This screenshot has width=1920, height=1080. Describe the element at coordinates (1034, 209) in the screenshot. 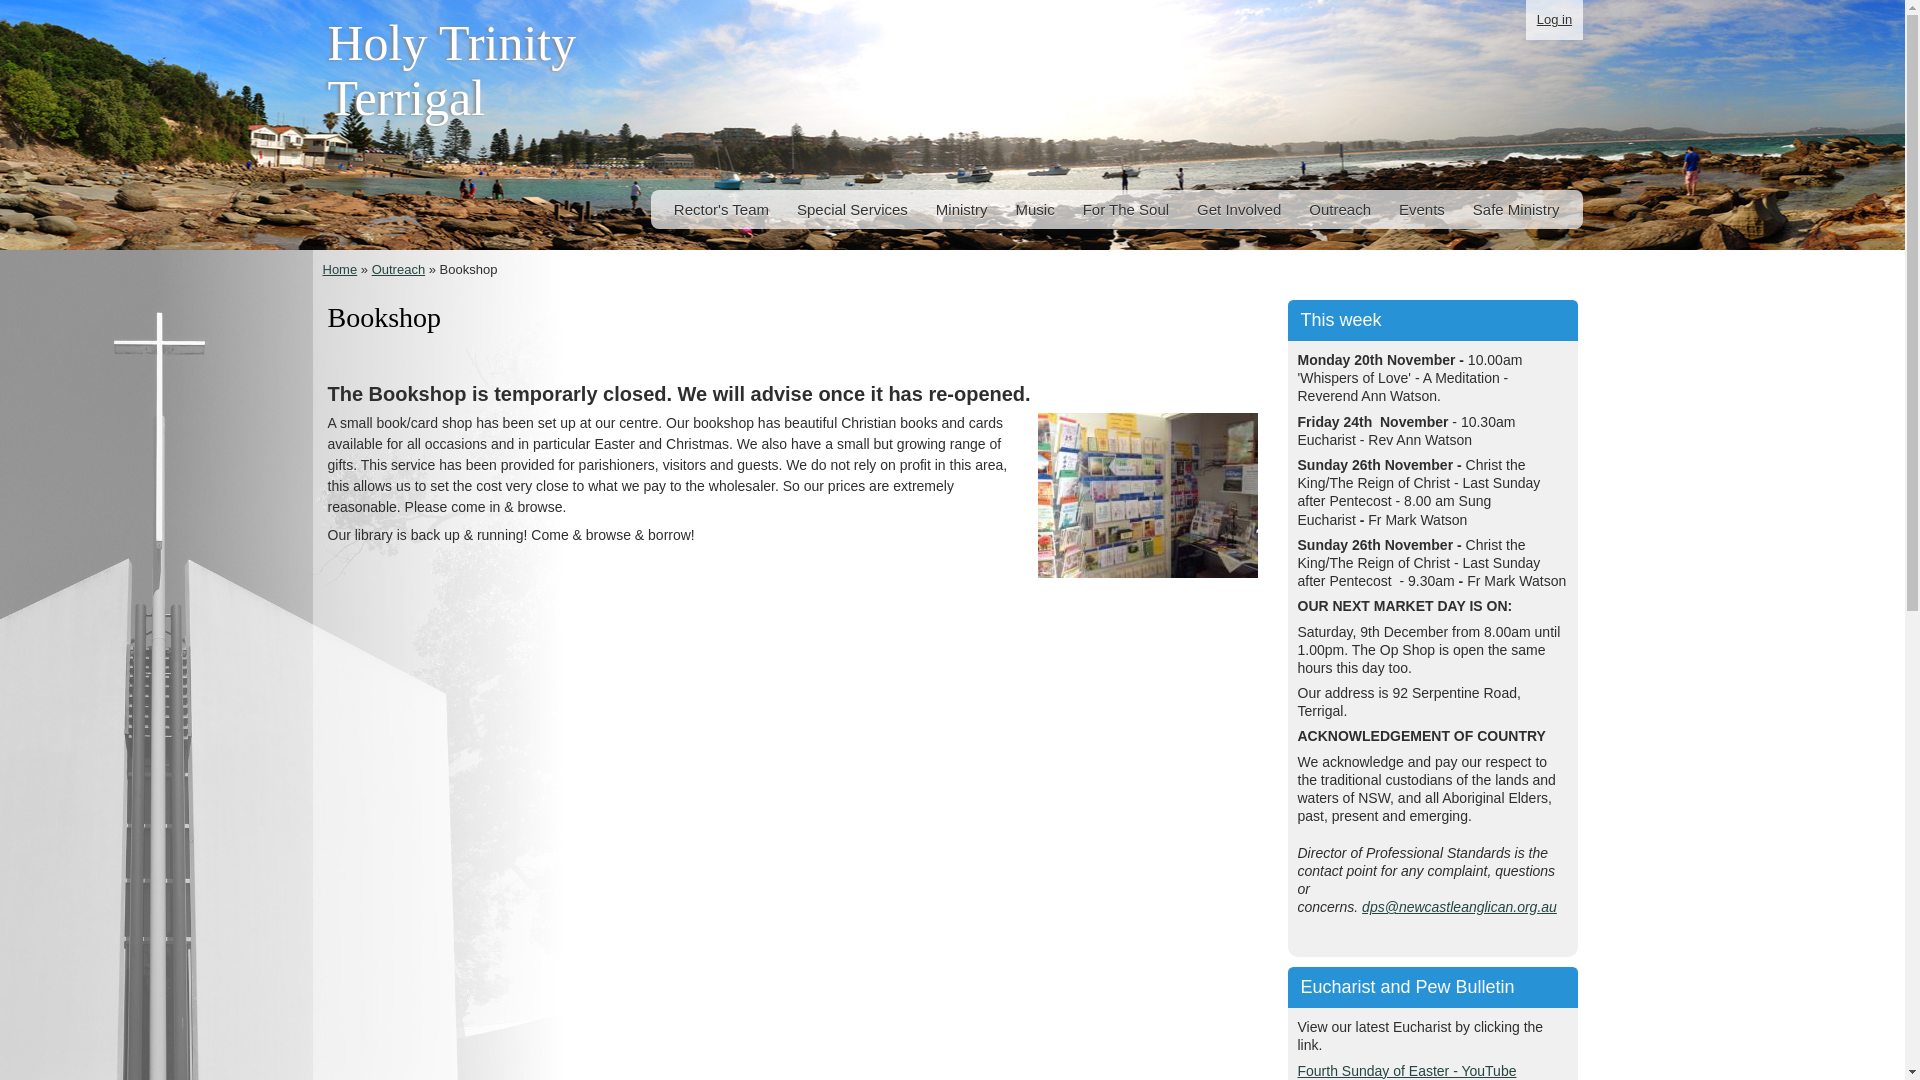

I see `'Music'` at that location.